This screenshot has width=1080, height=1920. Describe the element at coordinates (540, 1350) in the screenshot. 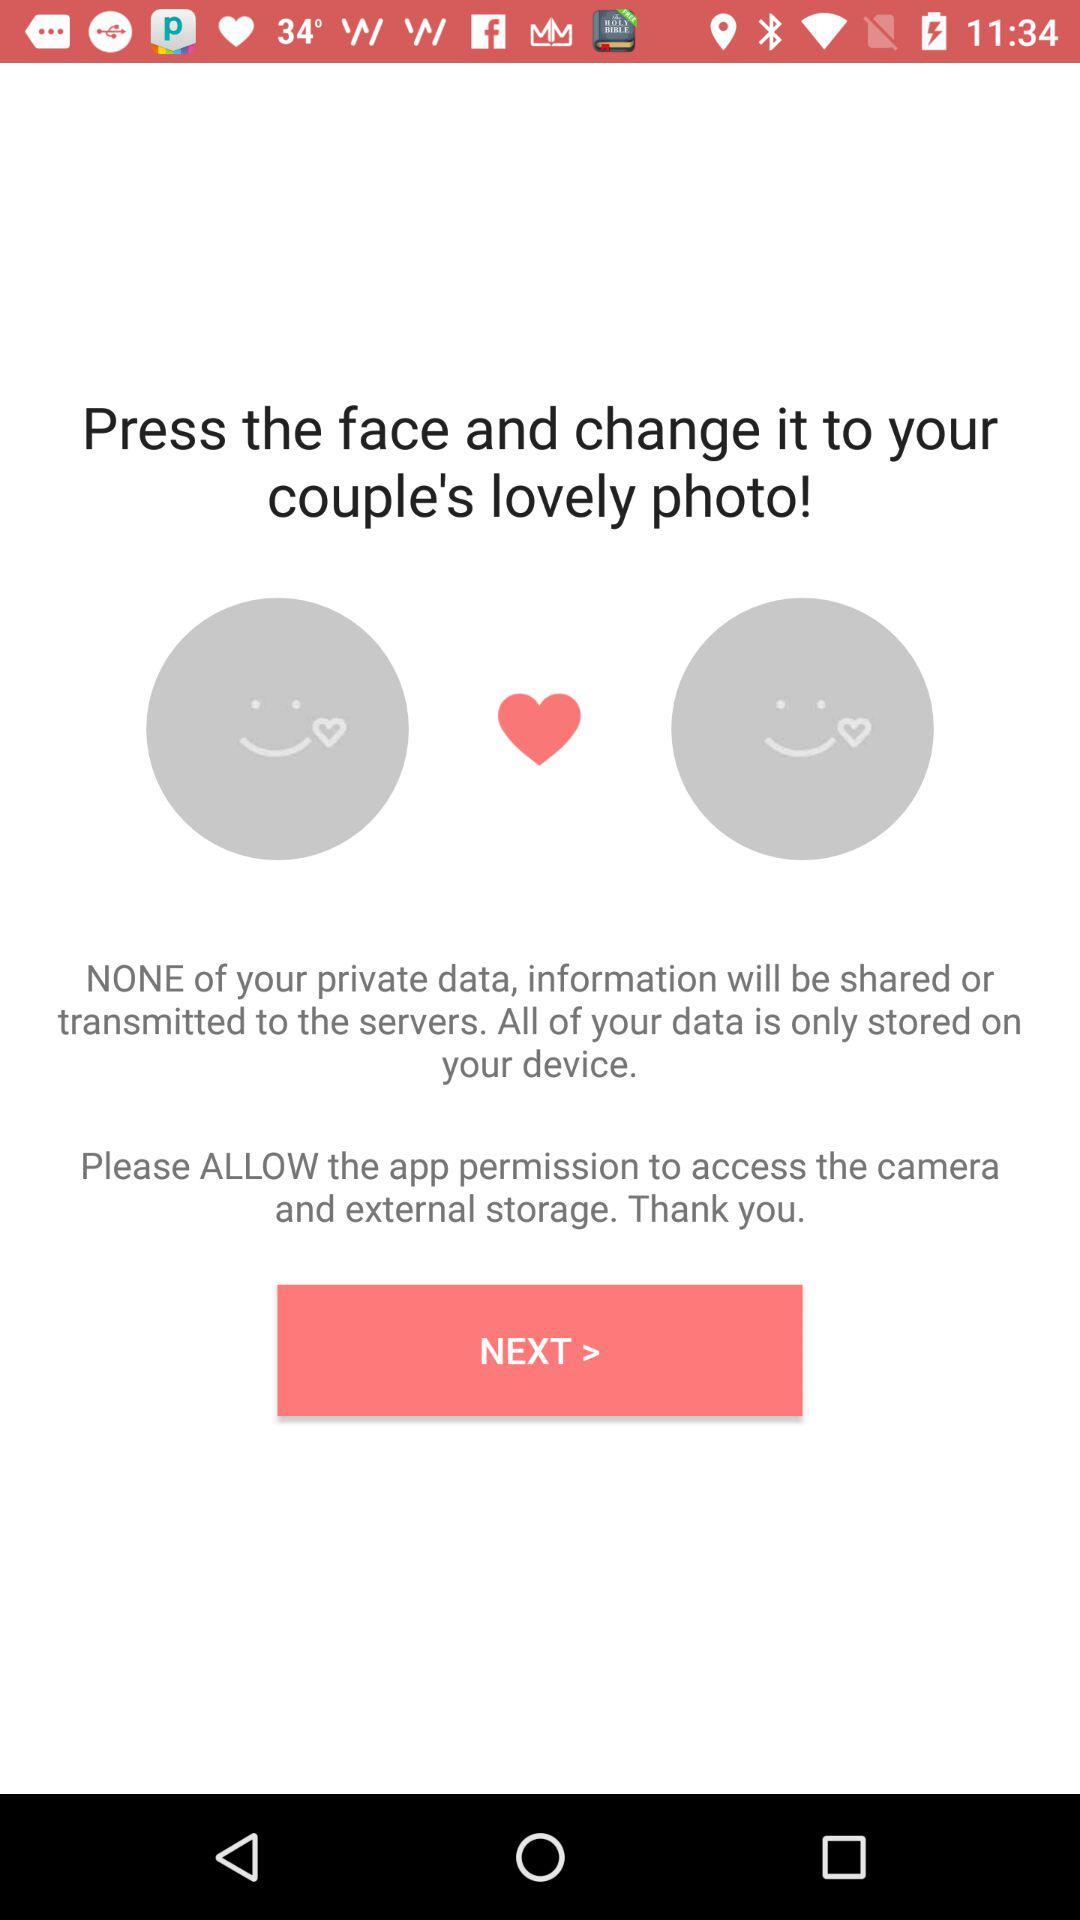

I see `the app below the please allow the app` at that location.